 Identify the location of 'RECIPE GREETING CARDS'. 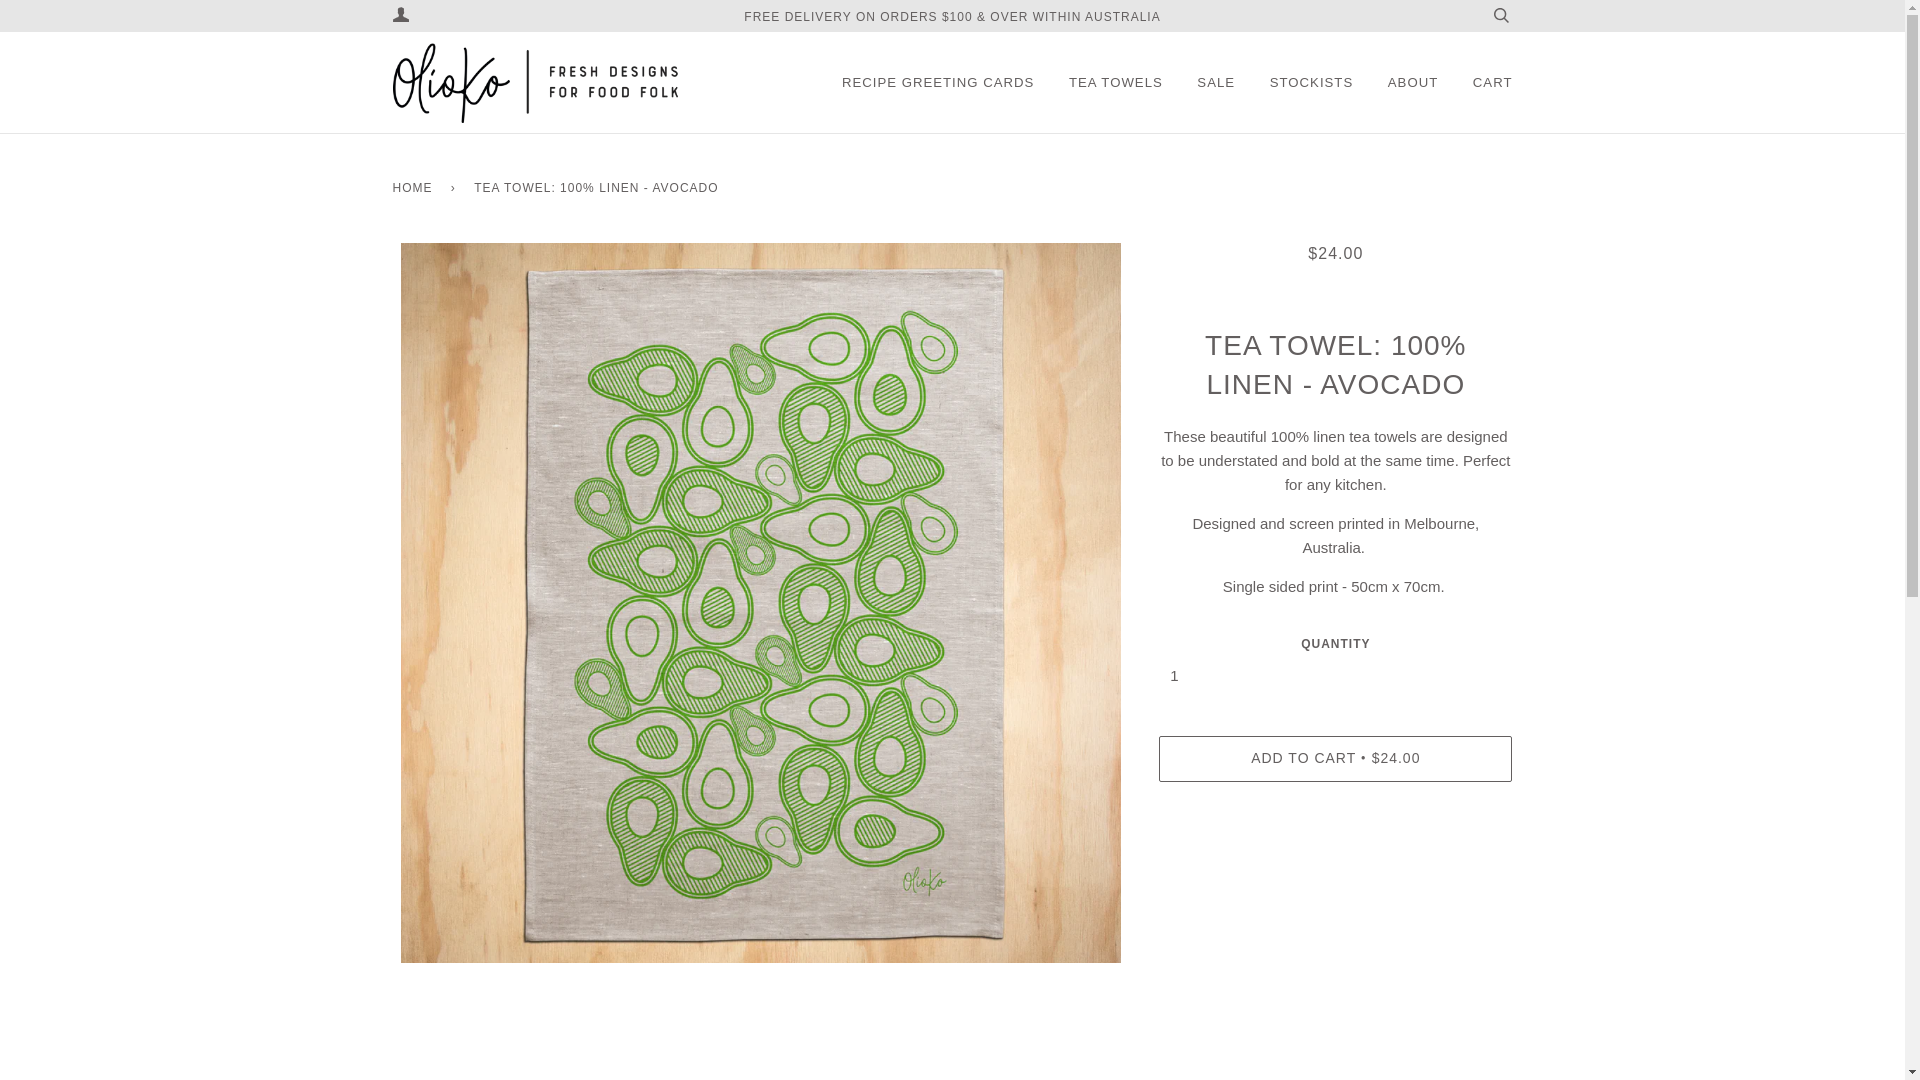
(936, 81).